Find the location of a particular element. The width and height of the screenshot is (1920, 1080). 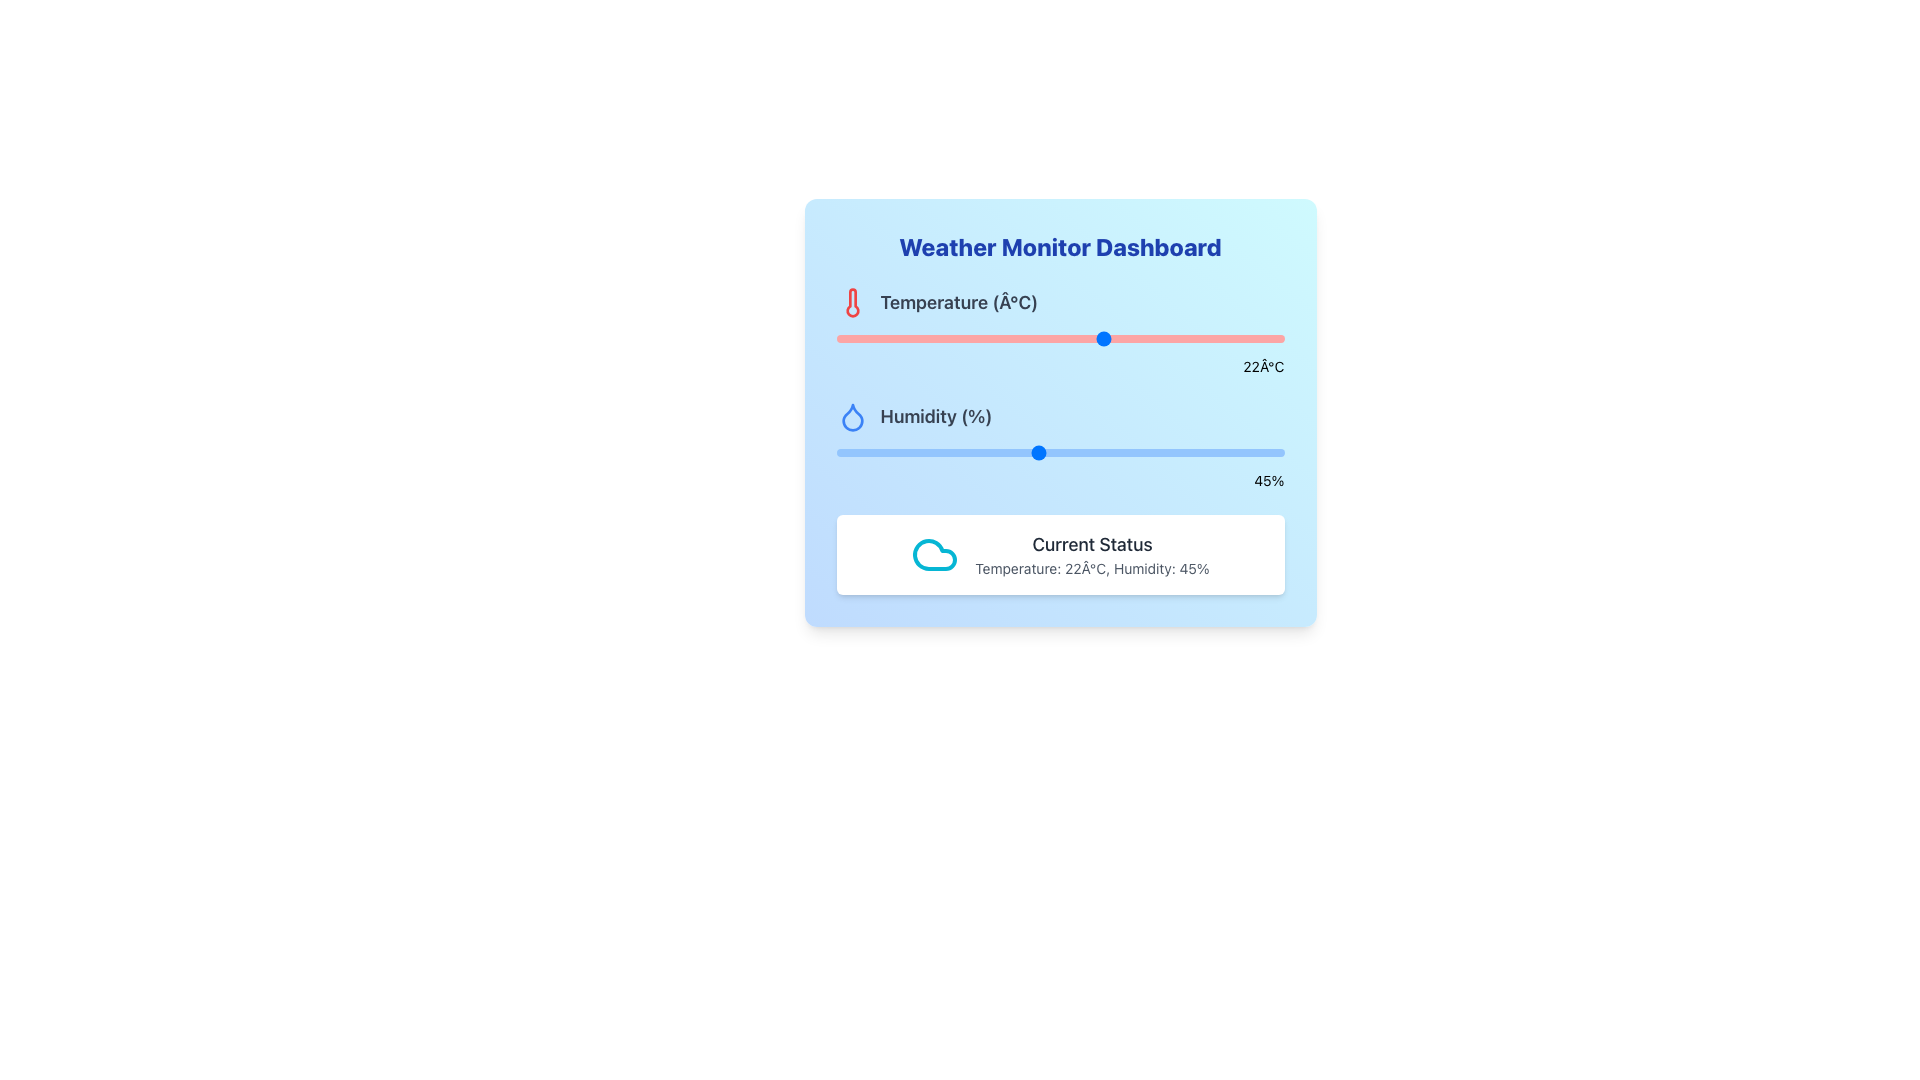

the humidity slider is located at coordinates (889, 452).